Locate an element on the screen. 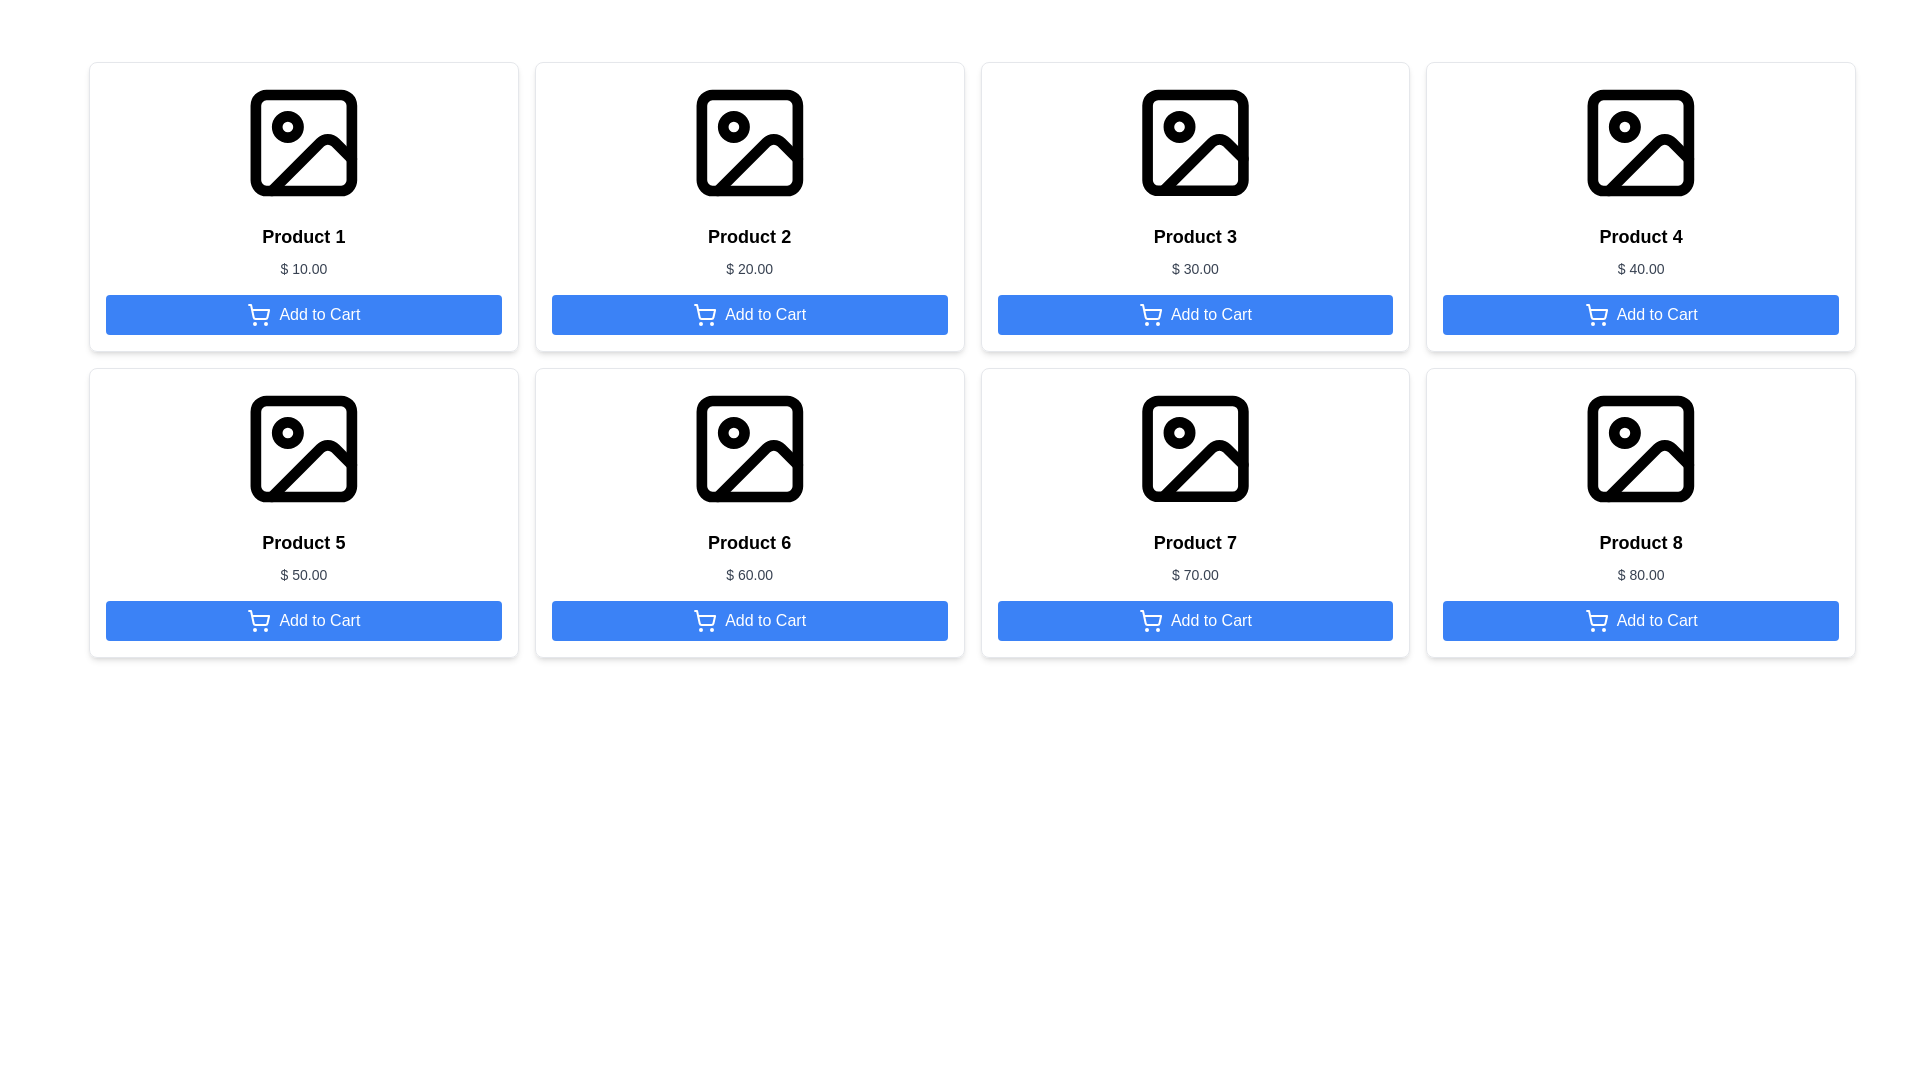 The width and height of the screenshot is (1920, 1080). the placeholder image icon located at the top of the 'Product 3' card, which features a circle in the top-left corner and a diagonal line from the bottom-left to the middle-right is located at coordinates (1195, 141).